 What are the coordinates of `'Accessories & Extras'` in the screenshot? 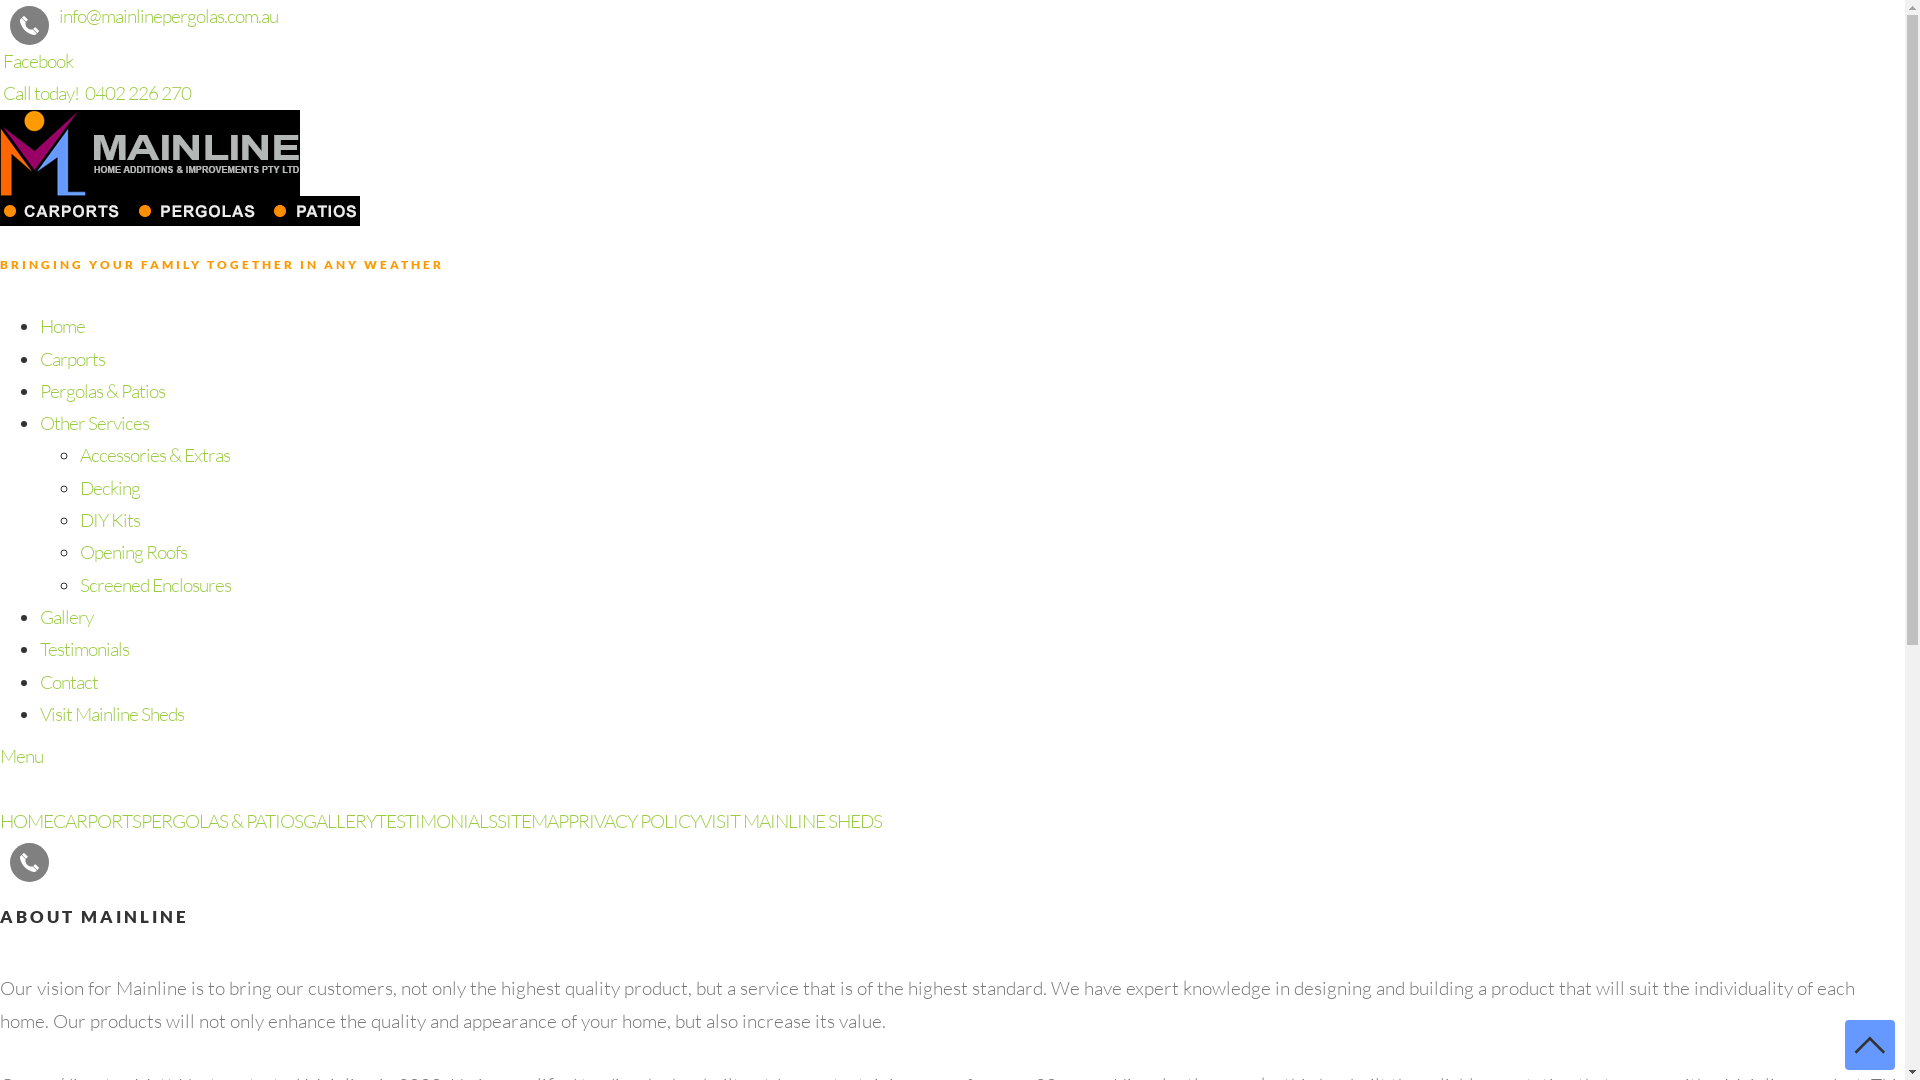 It's located at (153, 455).